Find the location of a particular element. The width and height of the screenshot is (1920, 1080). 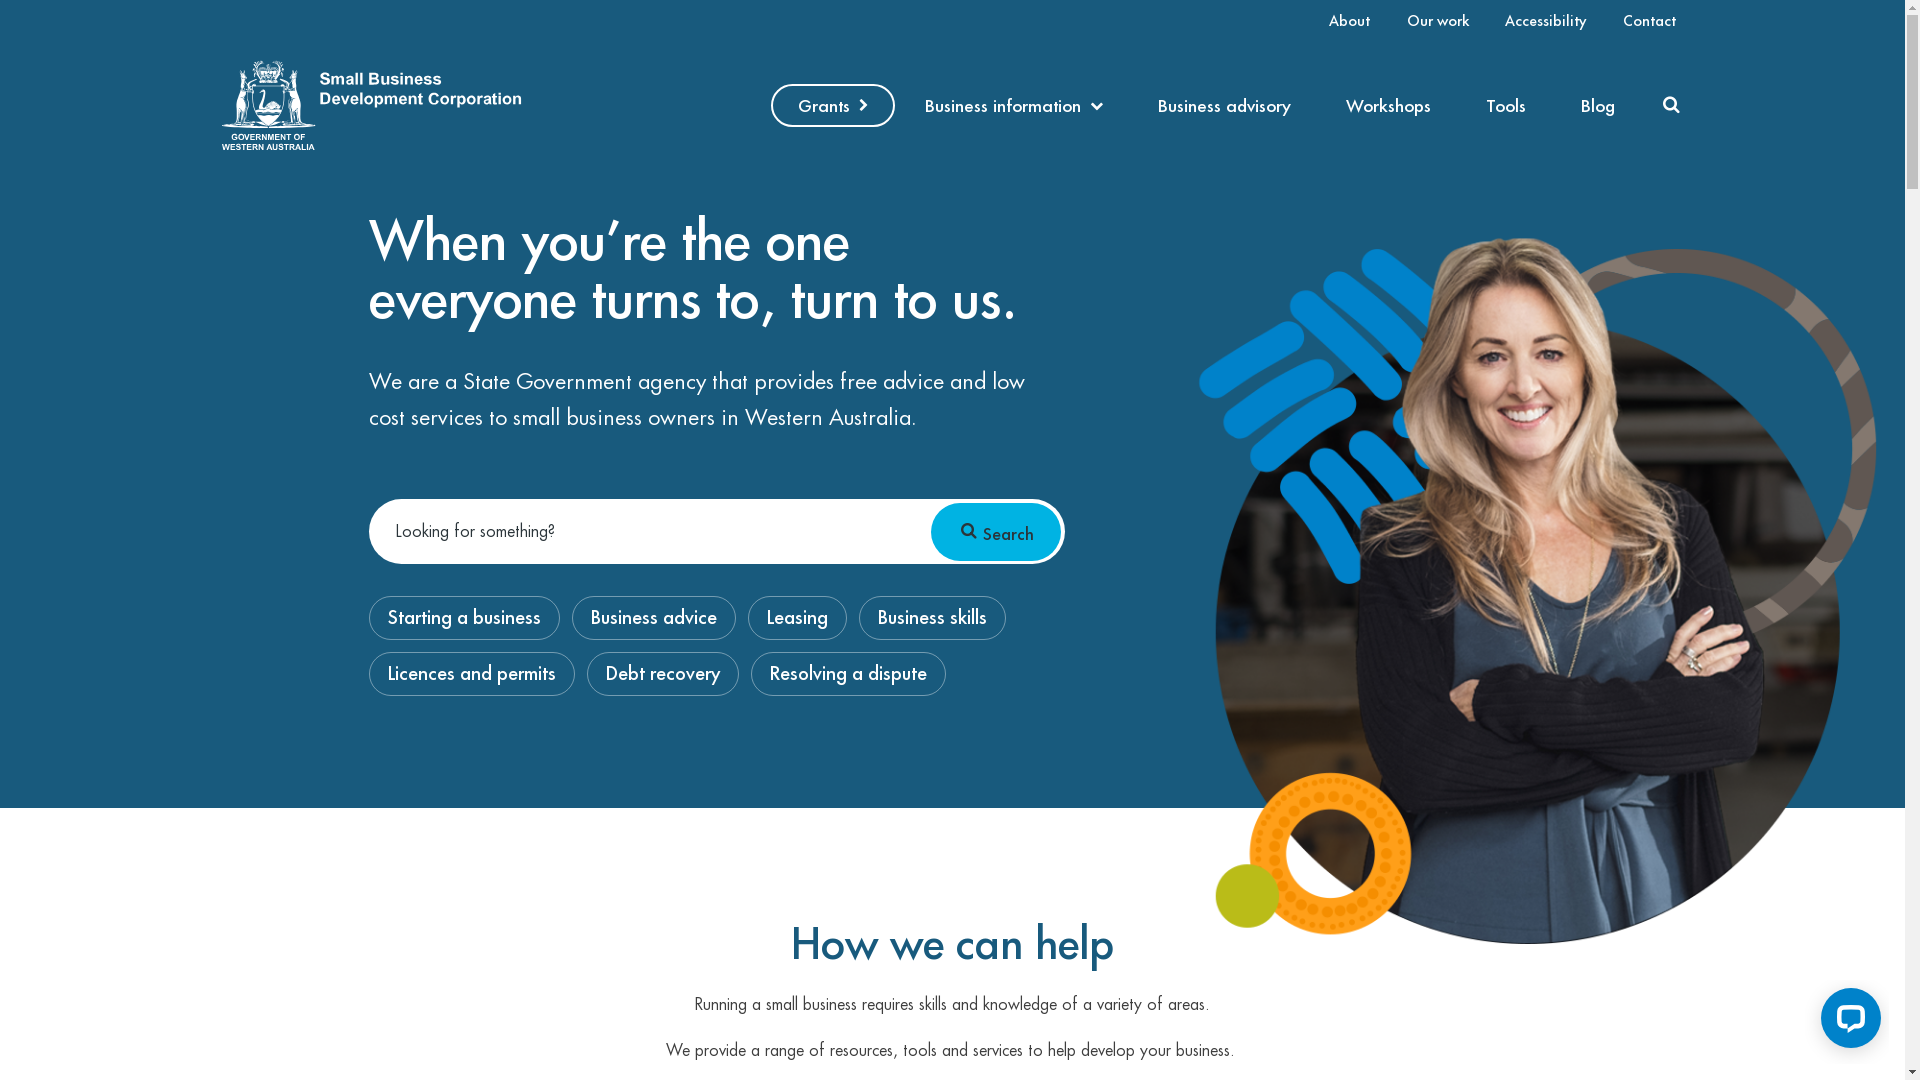

'Tools' is located at coordinates (1506, 105).